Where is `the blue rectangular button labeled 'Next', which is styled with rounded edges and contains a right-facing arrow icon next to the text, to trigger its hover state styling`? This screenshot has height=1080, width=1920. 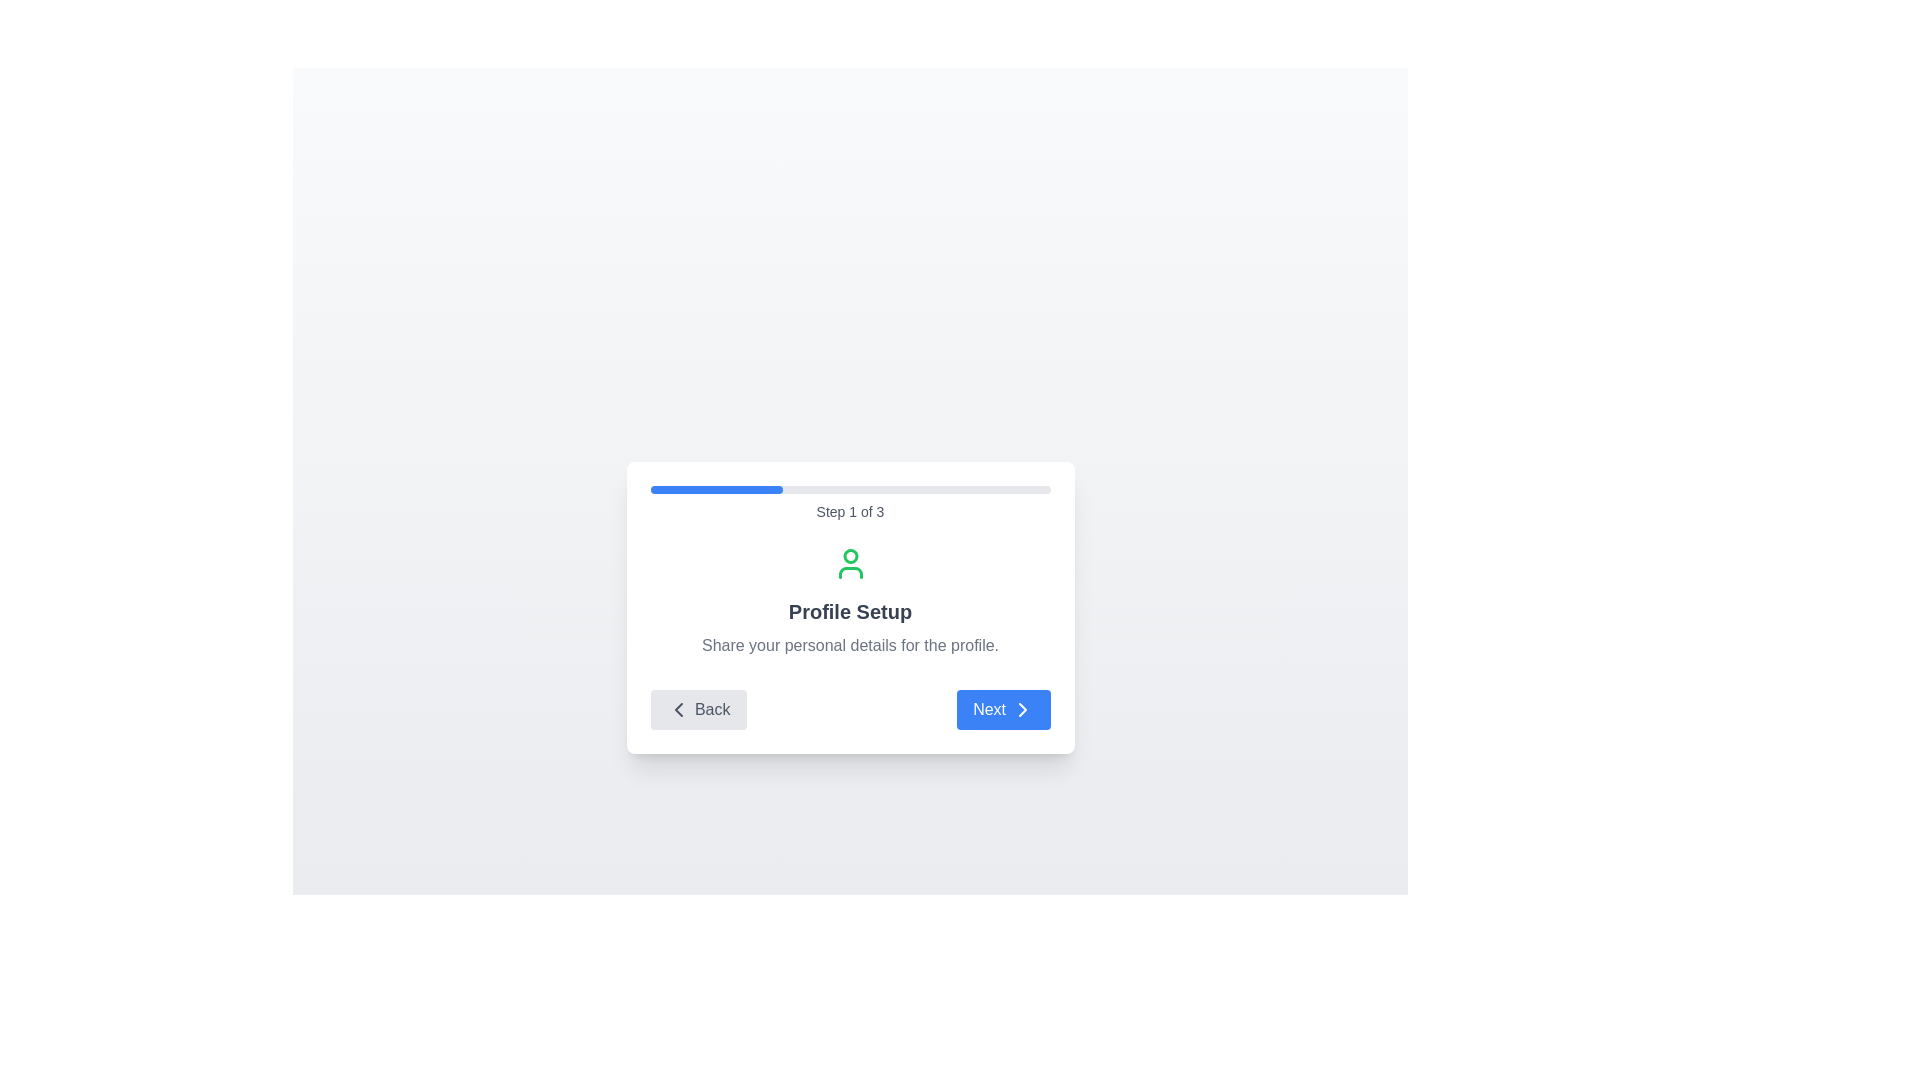
the blue rectangular button labeled 'Next', which is styled with rounded edges and contains a right-facing arrow icon next to the text, to trigger its hover state styling is located at coordinates (1003, 708).